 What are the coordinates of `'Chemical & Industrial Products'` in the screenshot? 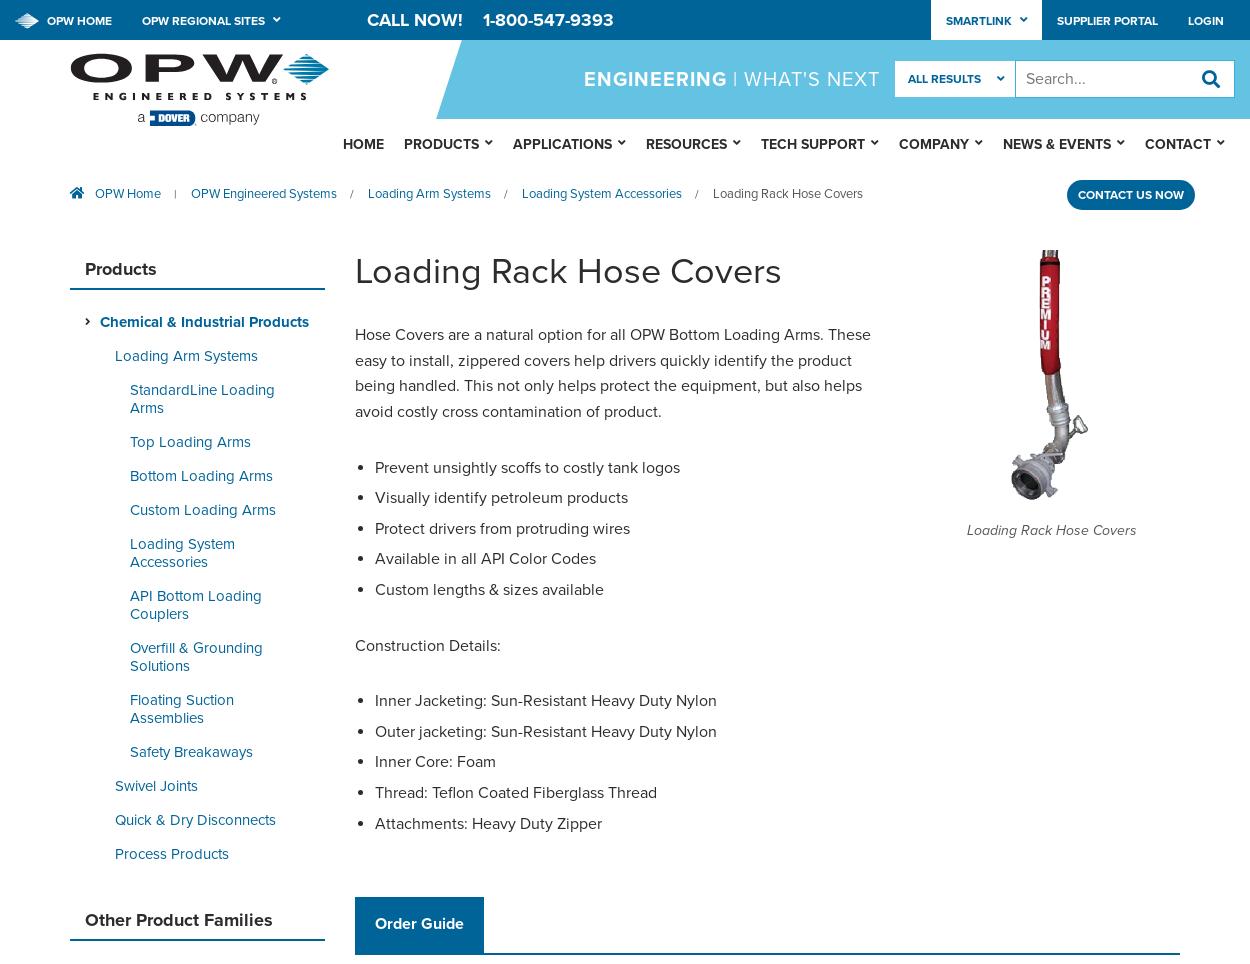 It's located at (203, 321).